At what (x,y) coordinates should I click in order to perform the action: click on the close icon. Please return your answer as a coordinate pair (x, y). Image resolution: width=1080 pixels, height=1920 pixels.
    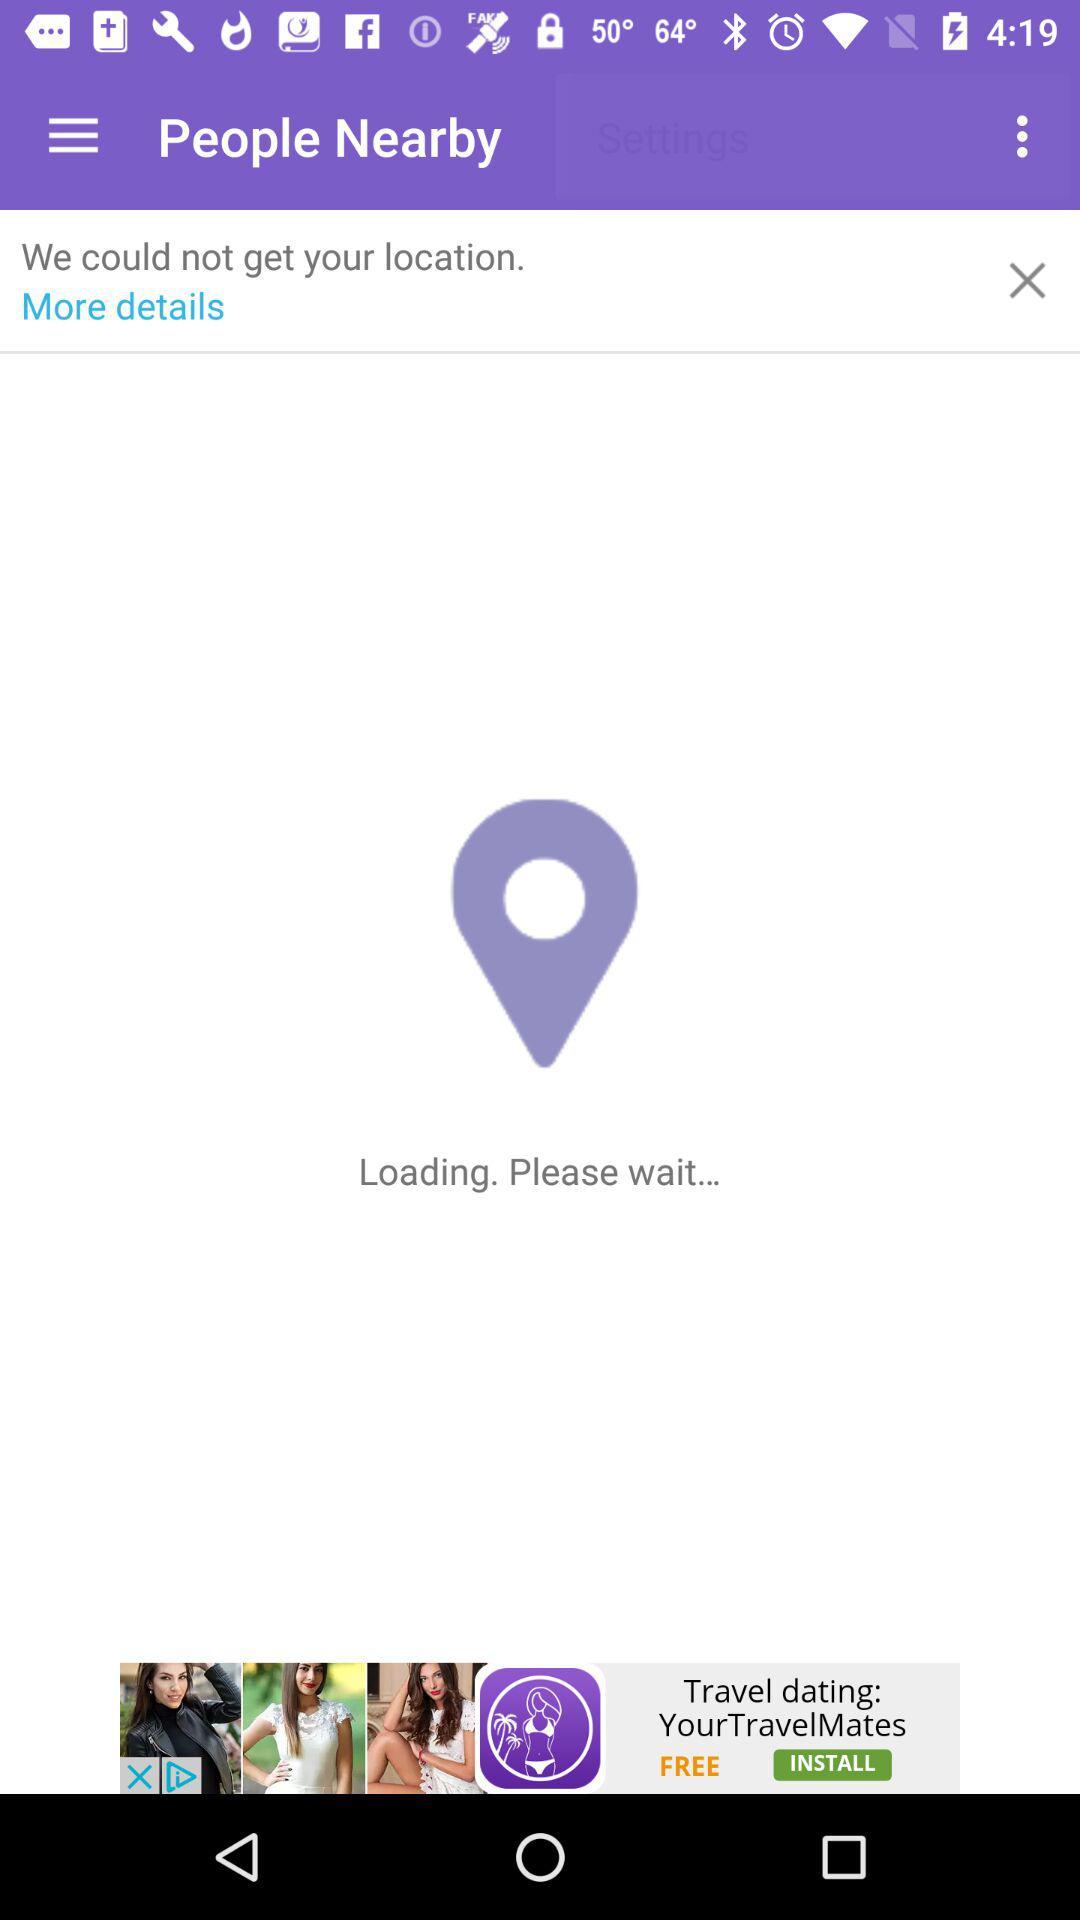
    Looking at the image, I should click on (1027, 279).